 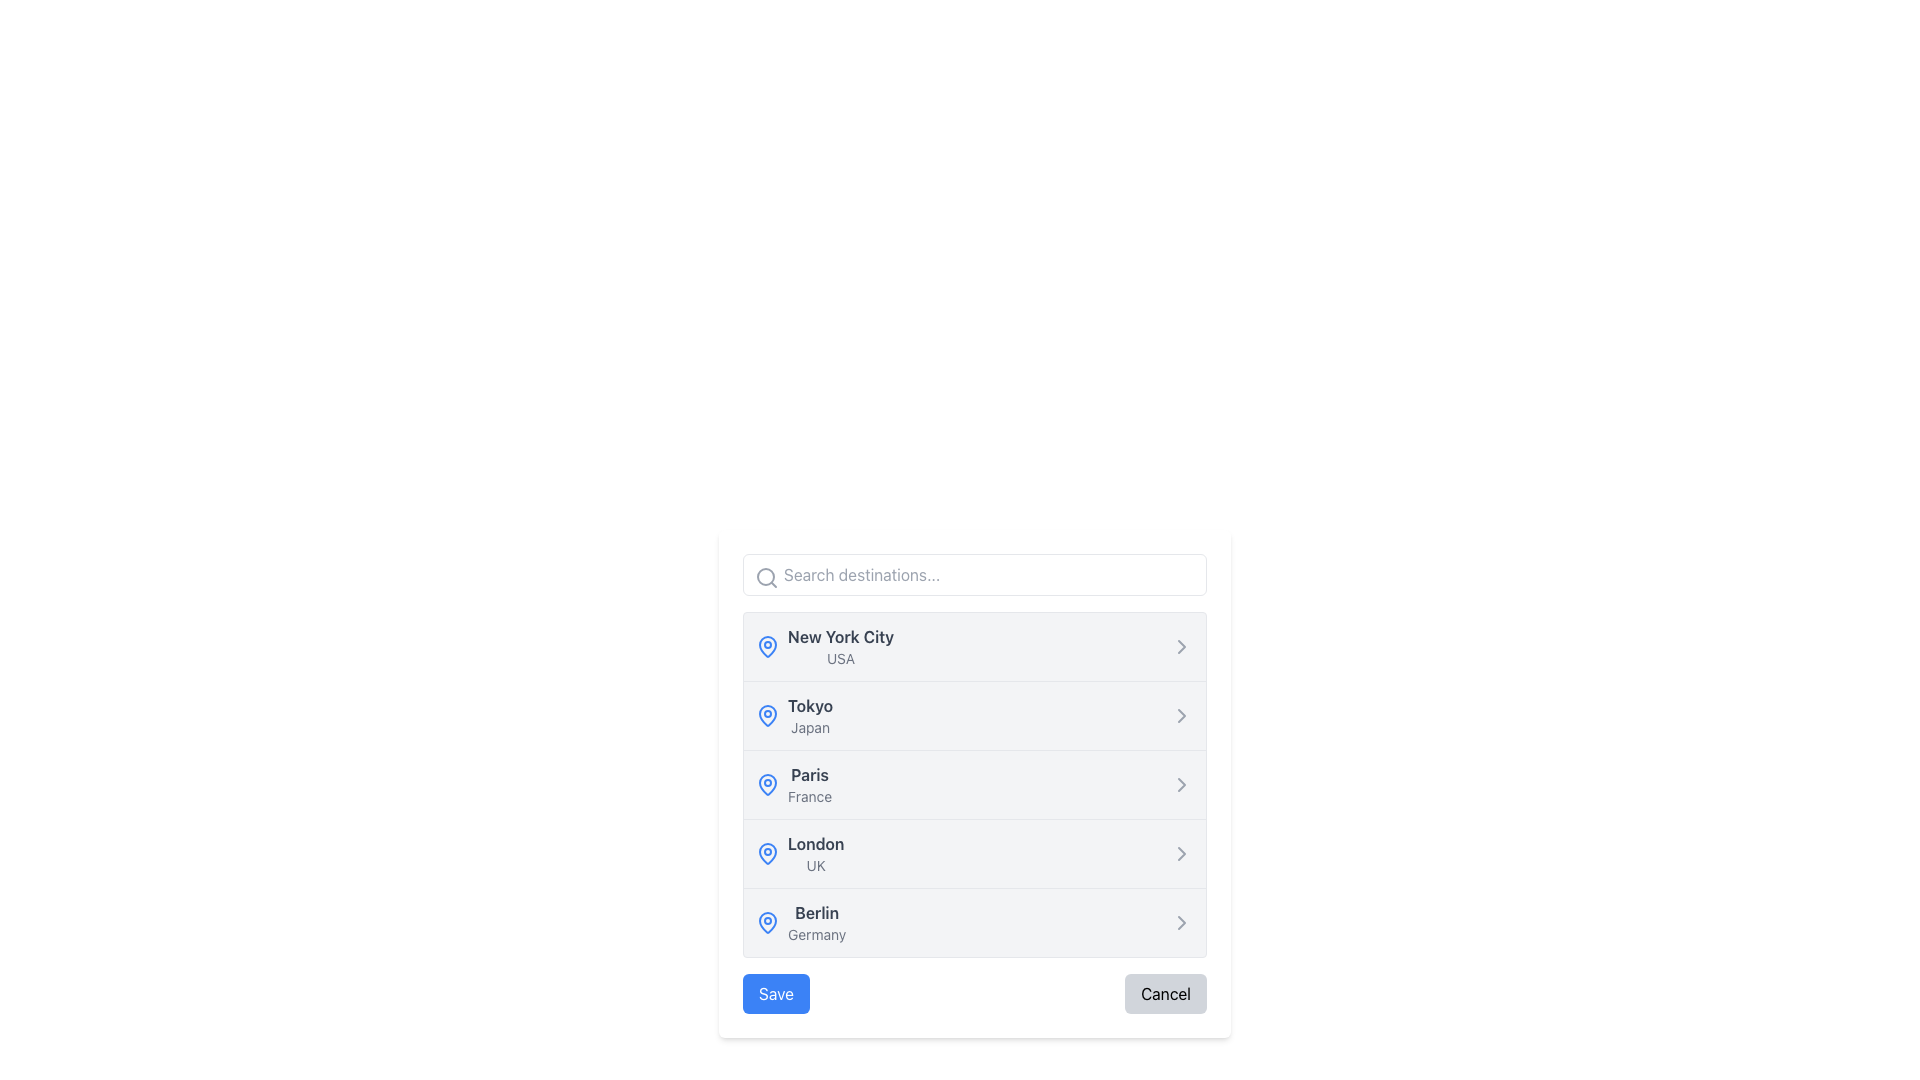 I want to click on the right-pointing arrow icon indicating navigability for the London, UK list item, so click(x=1181, y=853).